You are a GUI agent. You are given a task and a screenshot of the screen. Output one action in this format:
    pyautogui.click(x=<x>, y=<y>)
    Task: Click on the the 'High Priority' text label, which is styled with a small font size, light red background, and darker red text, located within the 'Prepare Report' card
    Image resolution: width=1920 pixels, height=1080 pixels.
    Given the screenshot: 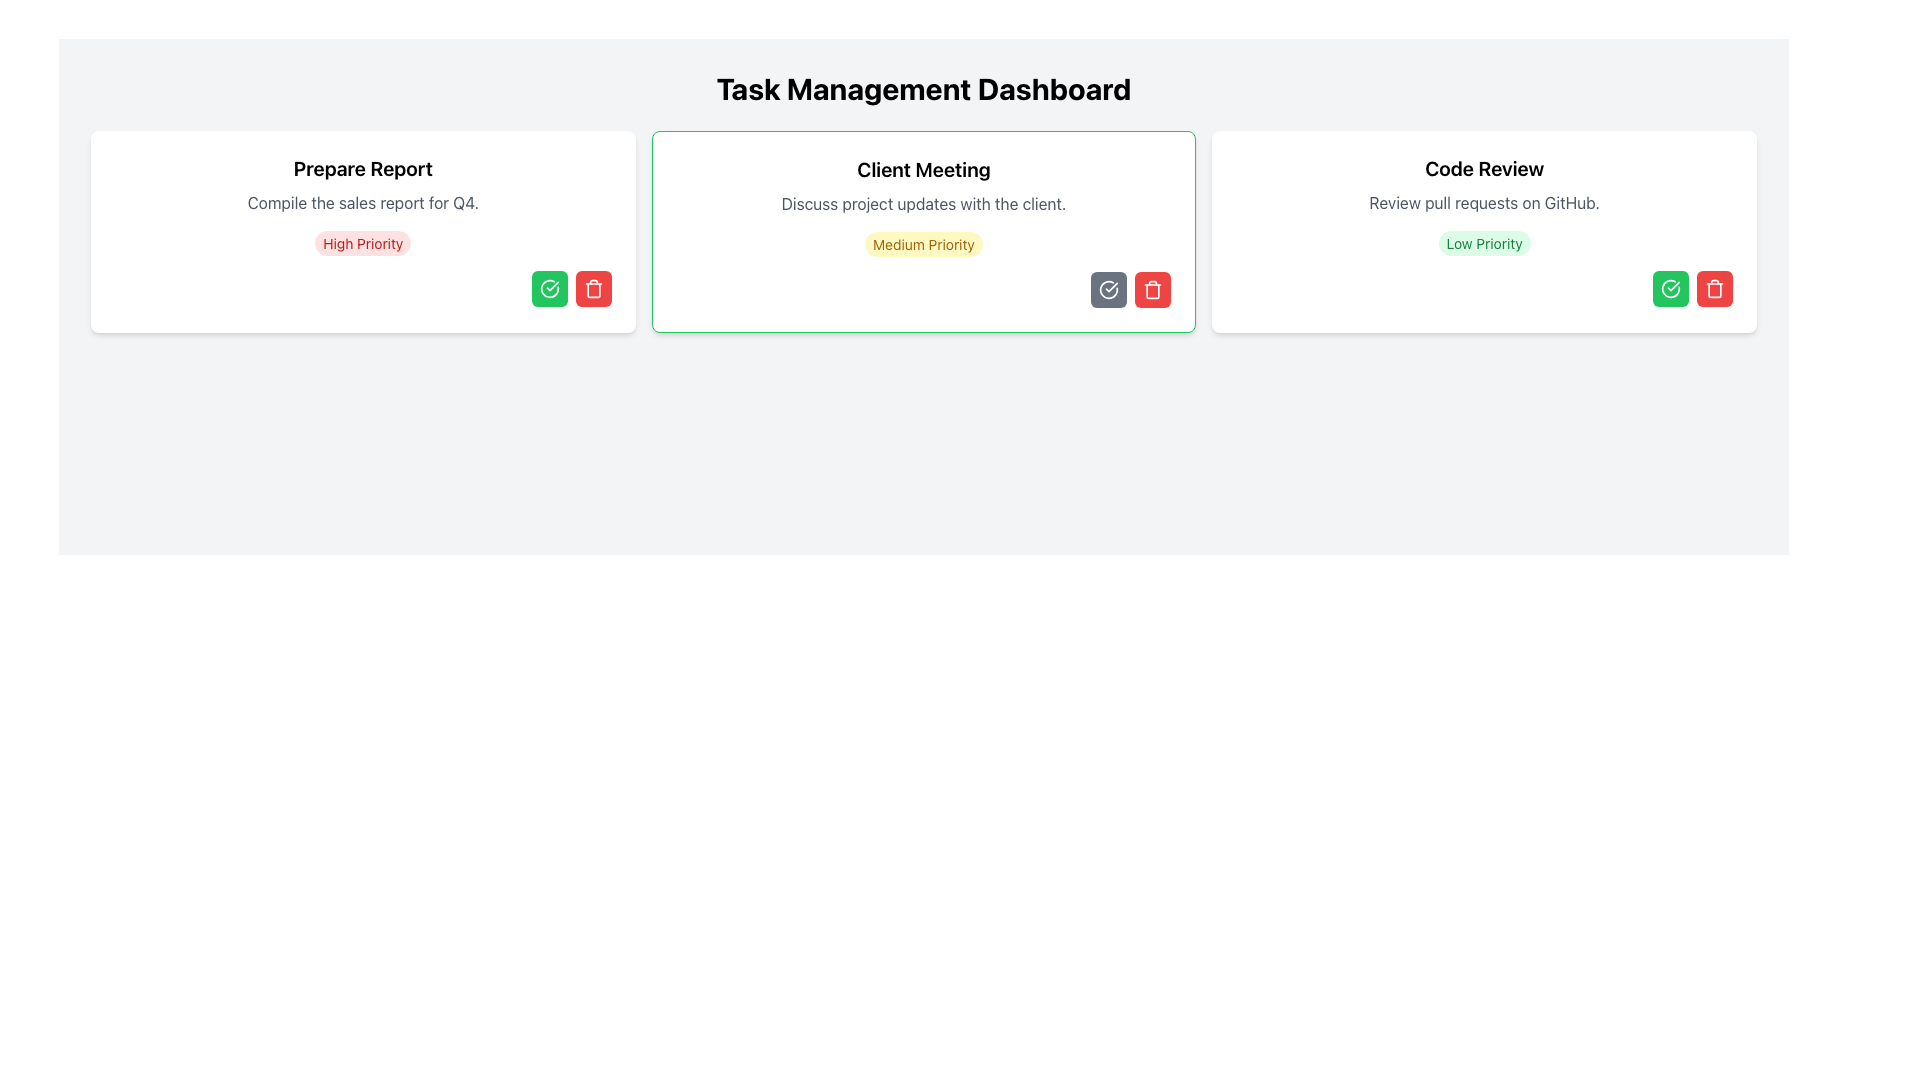 What is the action you would take?
    pyautogui.click(x=363, y=242)
    